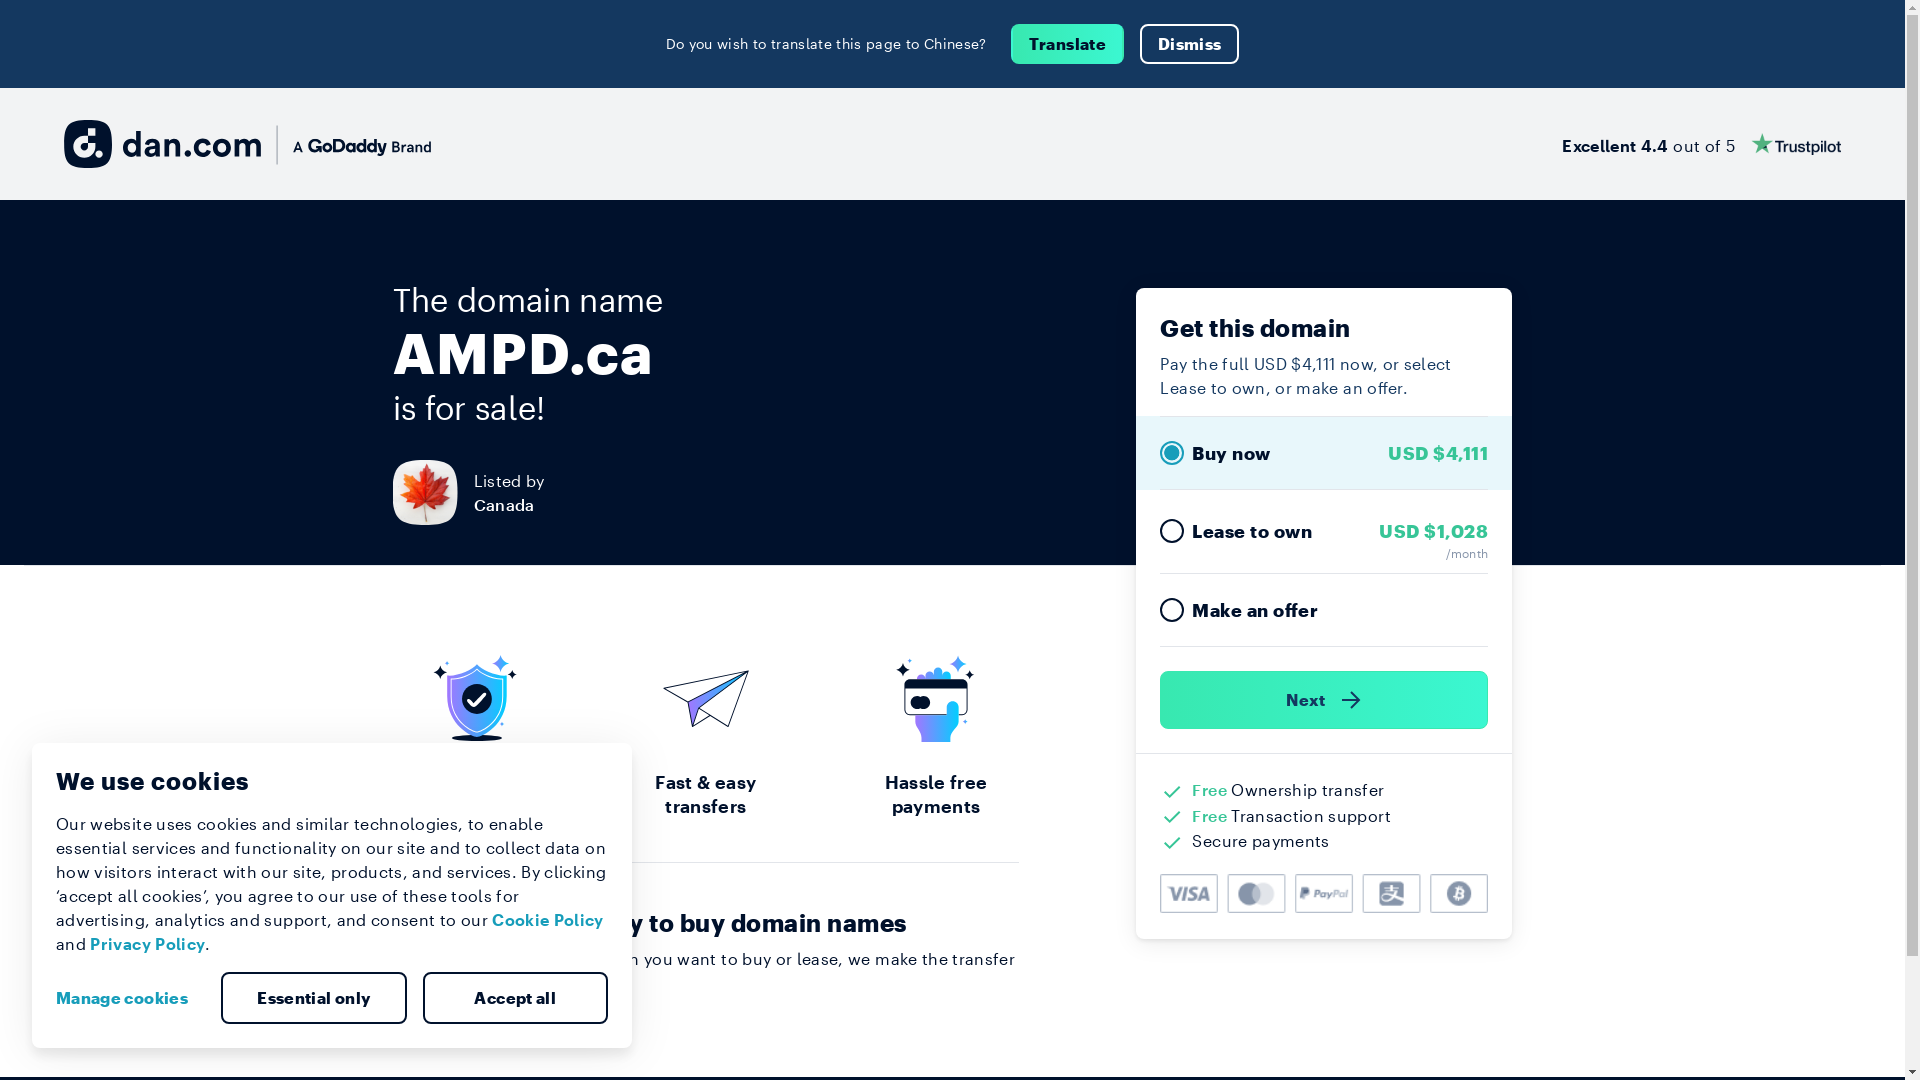 This screenshot has width=1920, height=1080. What do you see at coordinates (146, 943) in the screenshot?
I see `'Privacy Policy'` at bounding box center [146, 943].